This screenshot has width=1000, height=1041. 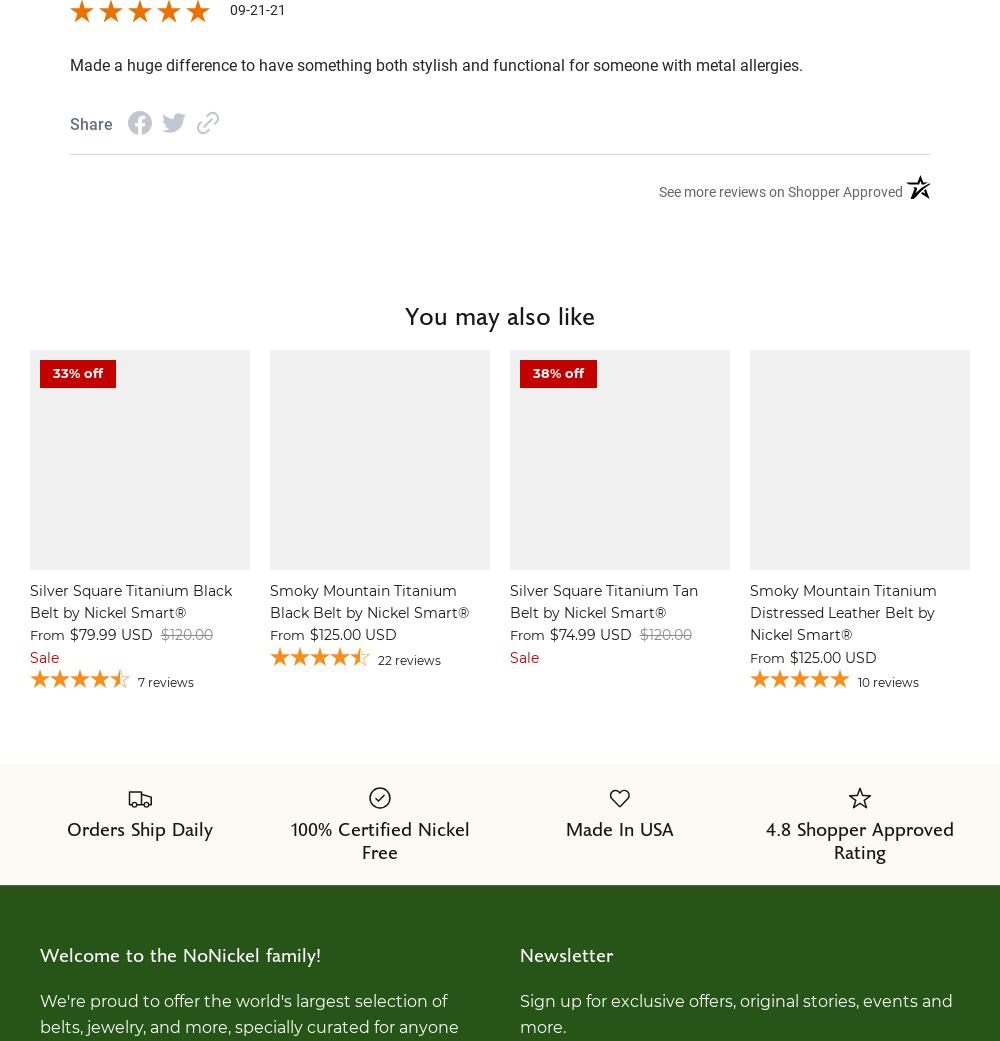 What do you see at coordinates (520, 956) in the screenshot?
I see `'Newsletter'` at bounding box center [520, 956].